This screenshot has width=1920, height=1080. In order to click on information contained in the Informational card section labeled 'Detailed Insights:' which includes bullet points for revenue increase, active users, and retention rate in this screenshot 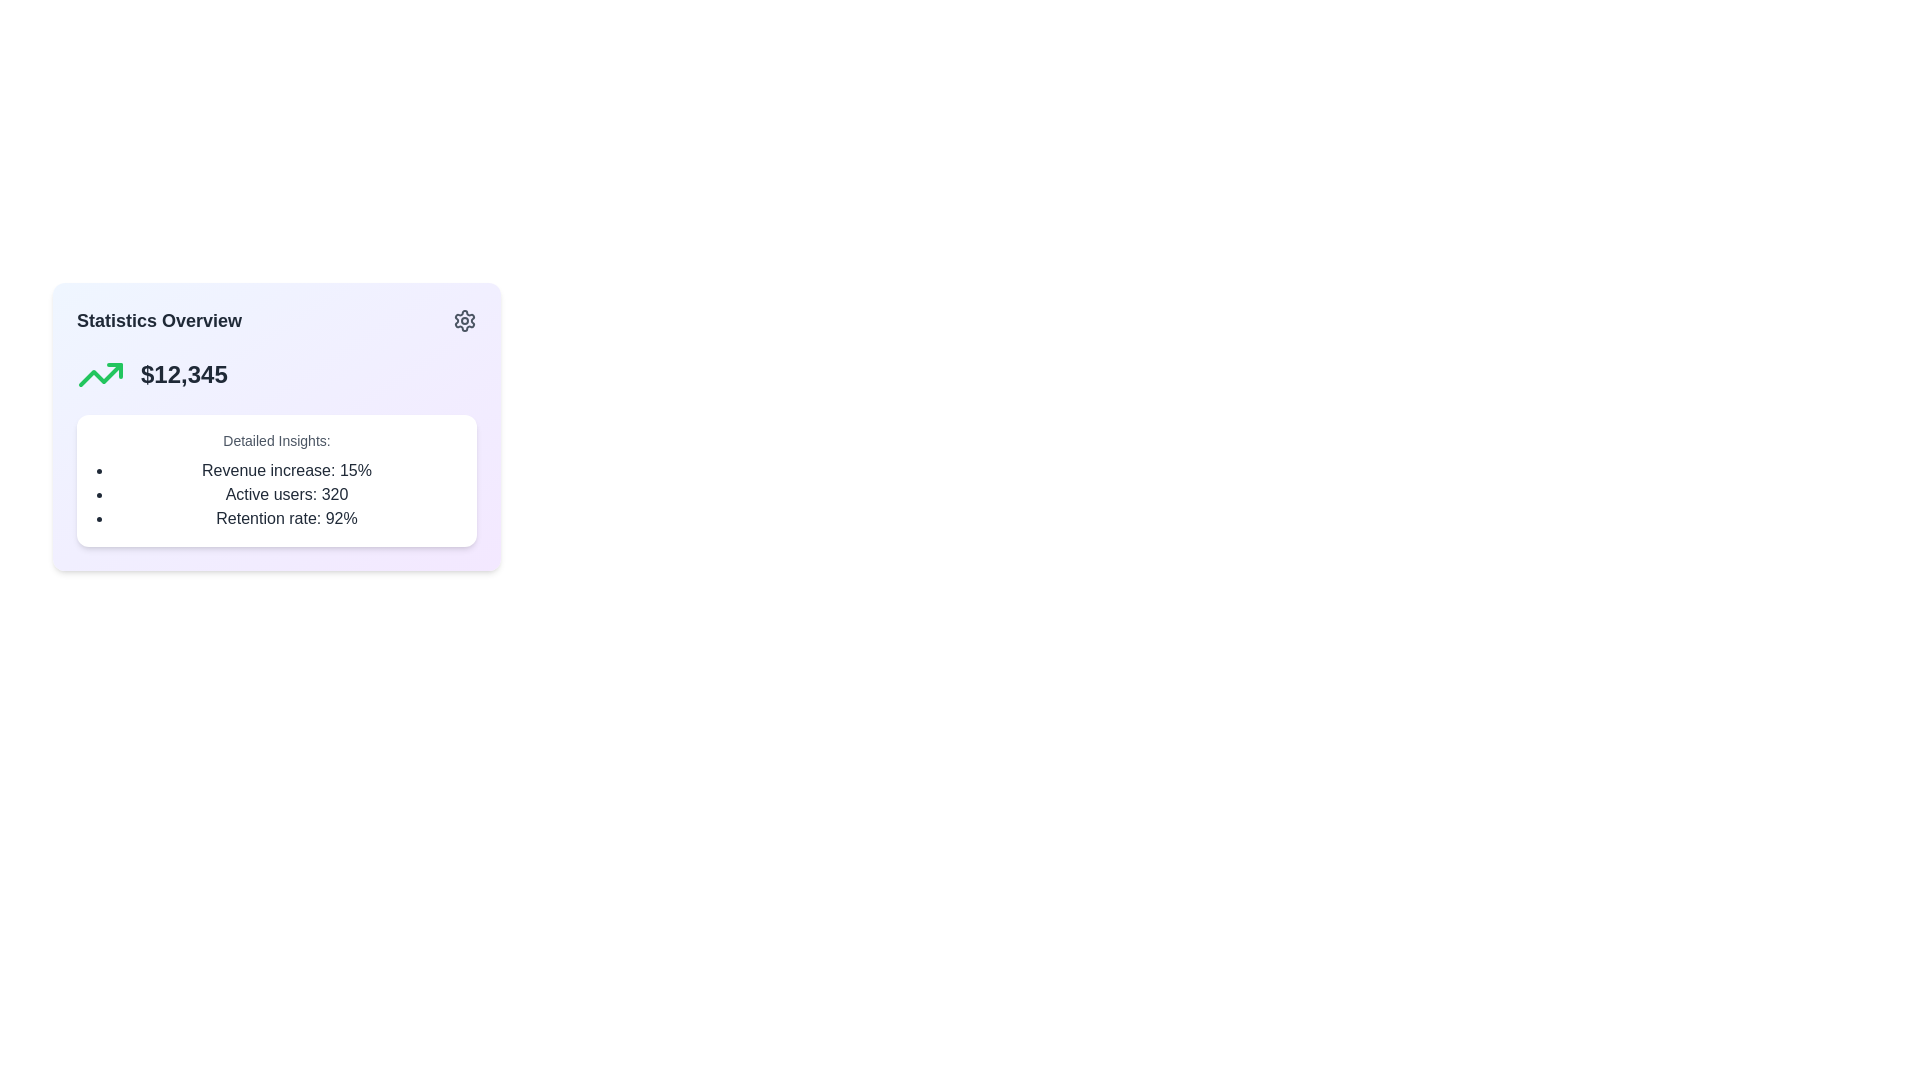, I will do `click(276, 481)`.